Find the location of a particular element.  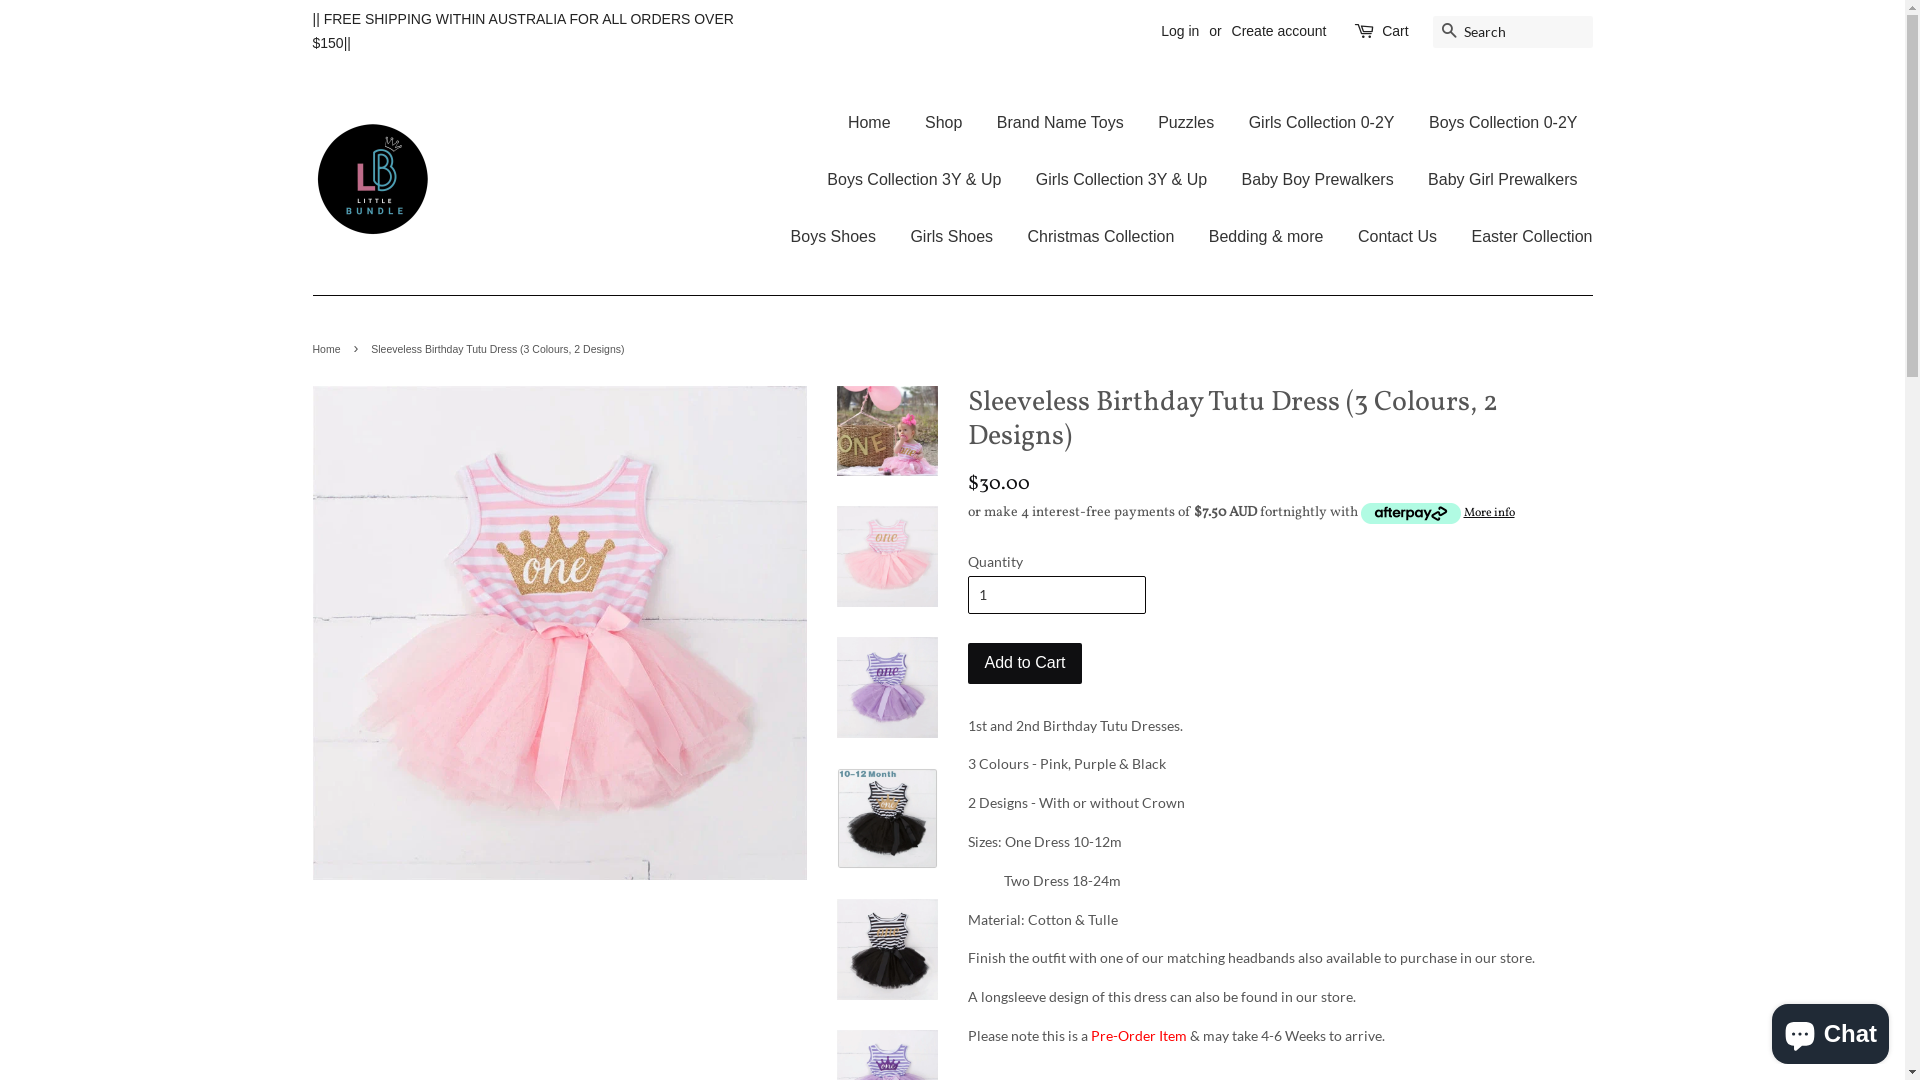

'Log in' is located at coordinates (1161, 30).